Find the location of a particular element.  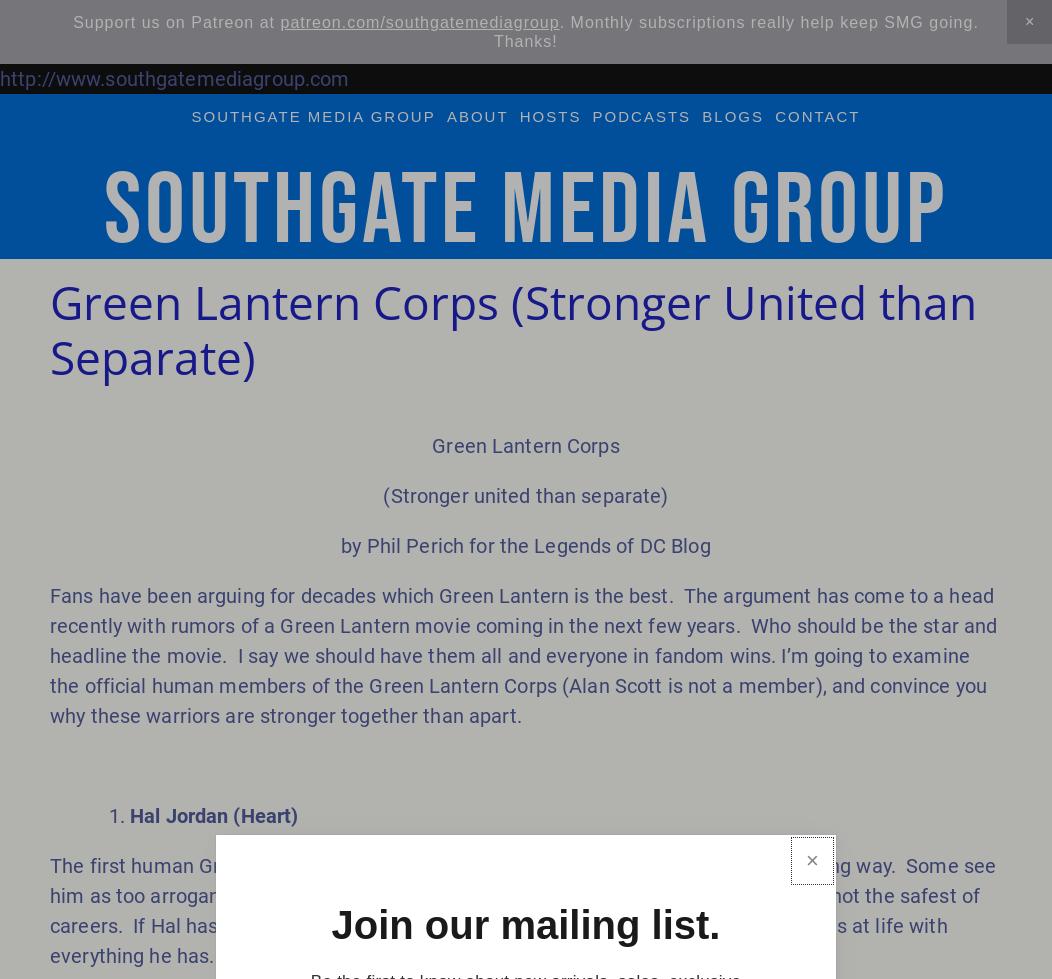

'blogs' is located at coordinates (732, 115).